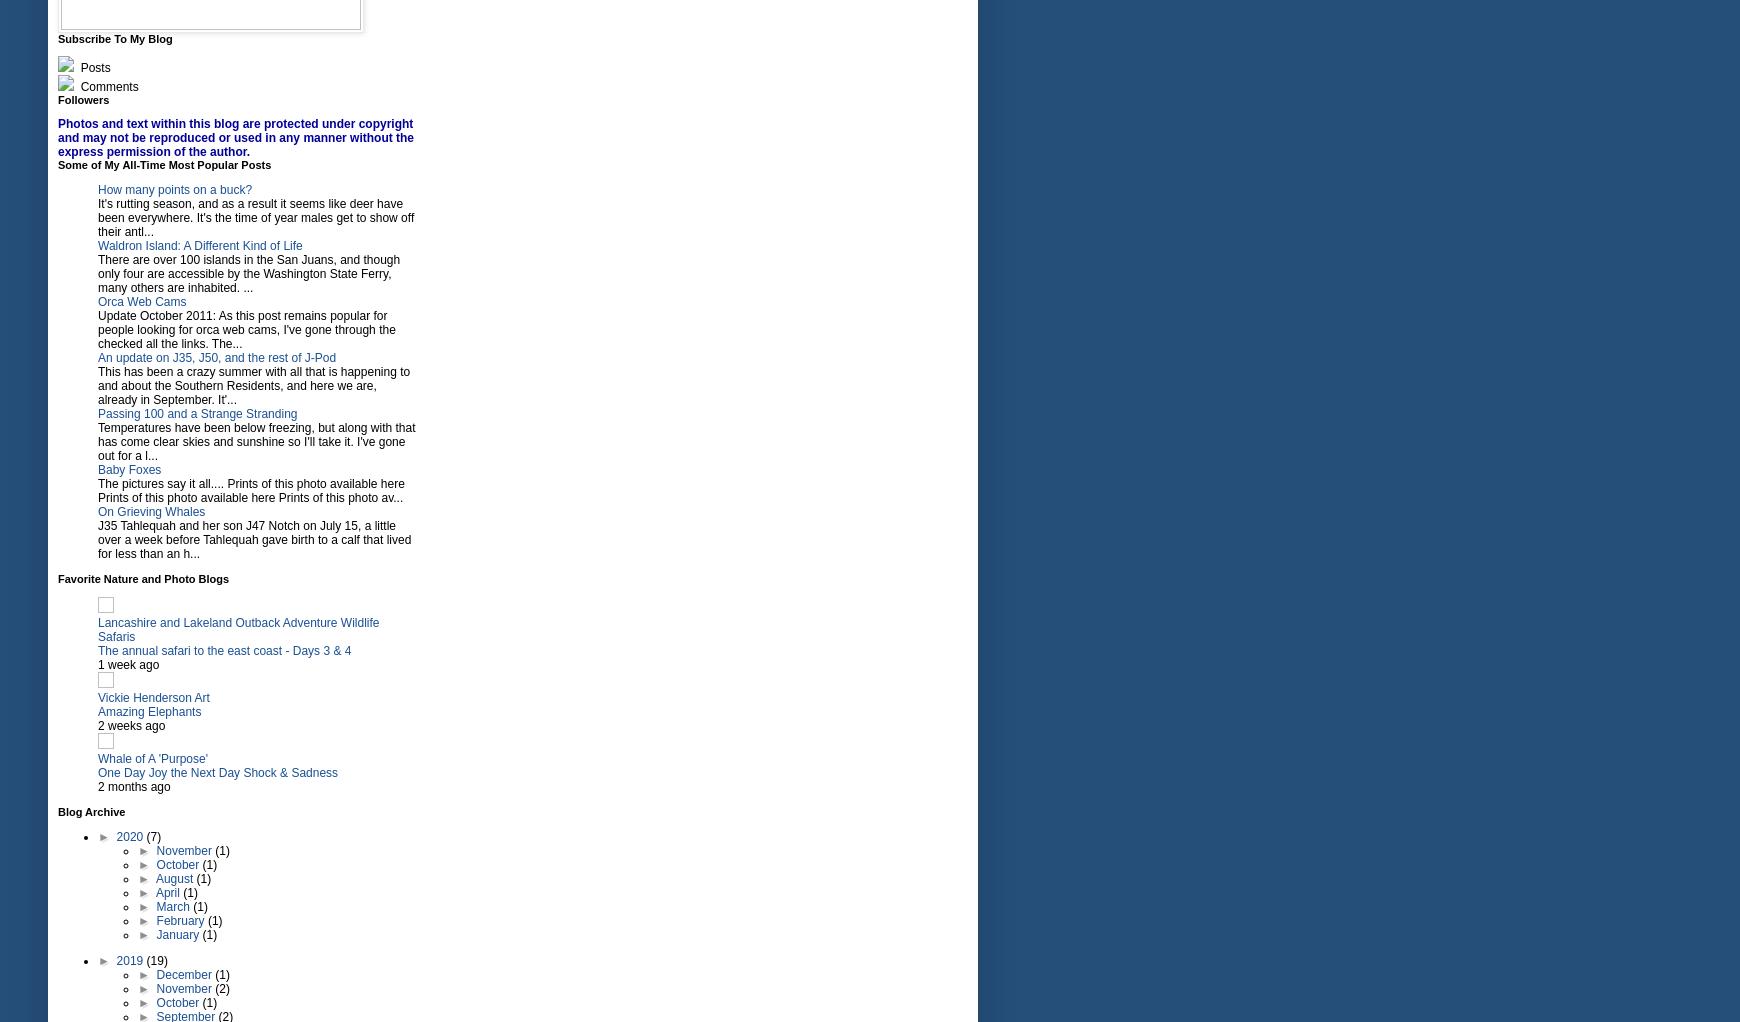 The height and width of the screenshot is (1022, 1740). Describe the element at coordinates (96, 490) in the screenshot. I see `'The pictures say it all....     Prints of this photo available here     Prints of this photo available here          Prints of this photo av...'` at that location.